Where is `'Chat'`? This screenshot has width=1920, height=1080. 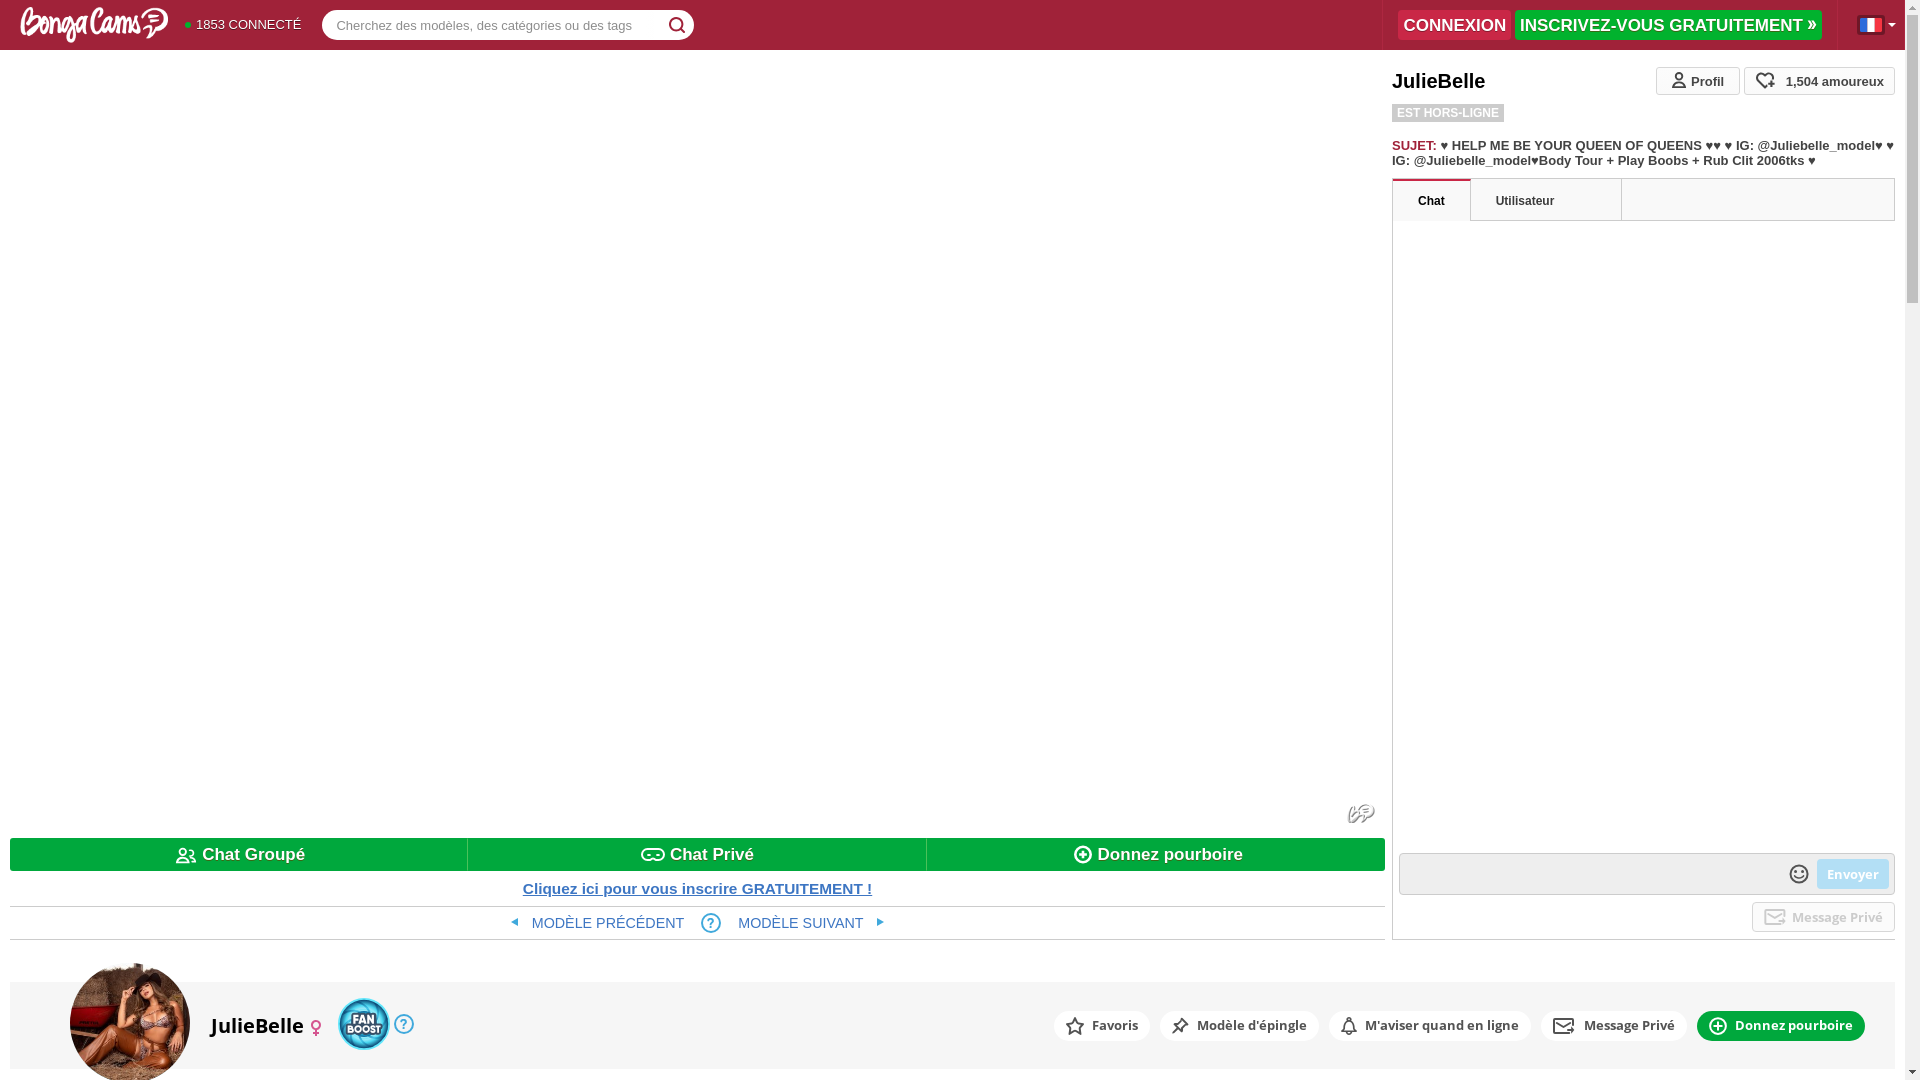 'Chat' is located at coordinates (1391, 200).